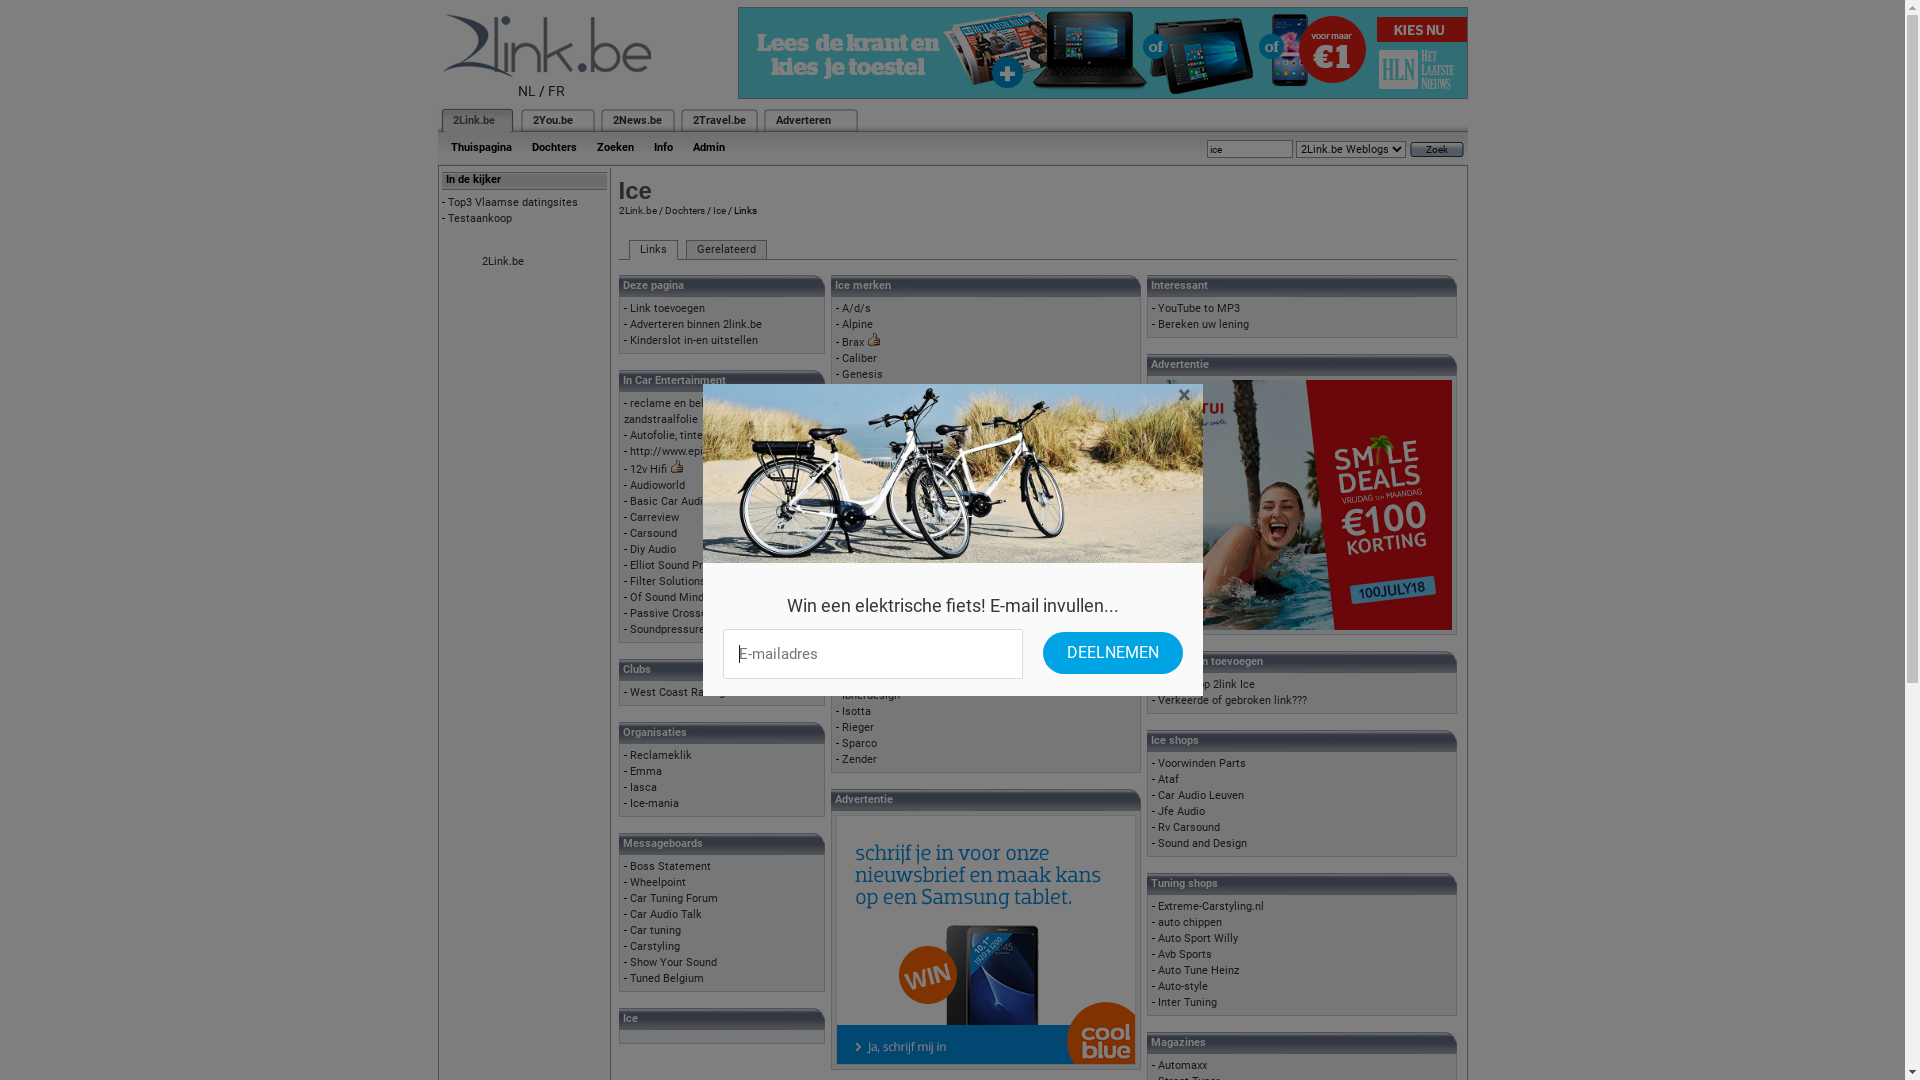 The height and width of the screenshot is (1080, 1920). What do you see at coordinates (708, 146) in the screenshot?
I see `'Admin'` at bounding box center [708, 146].